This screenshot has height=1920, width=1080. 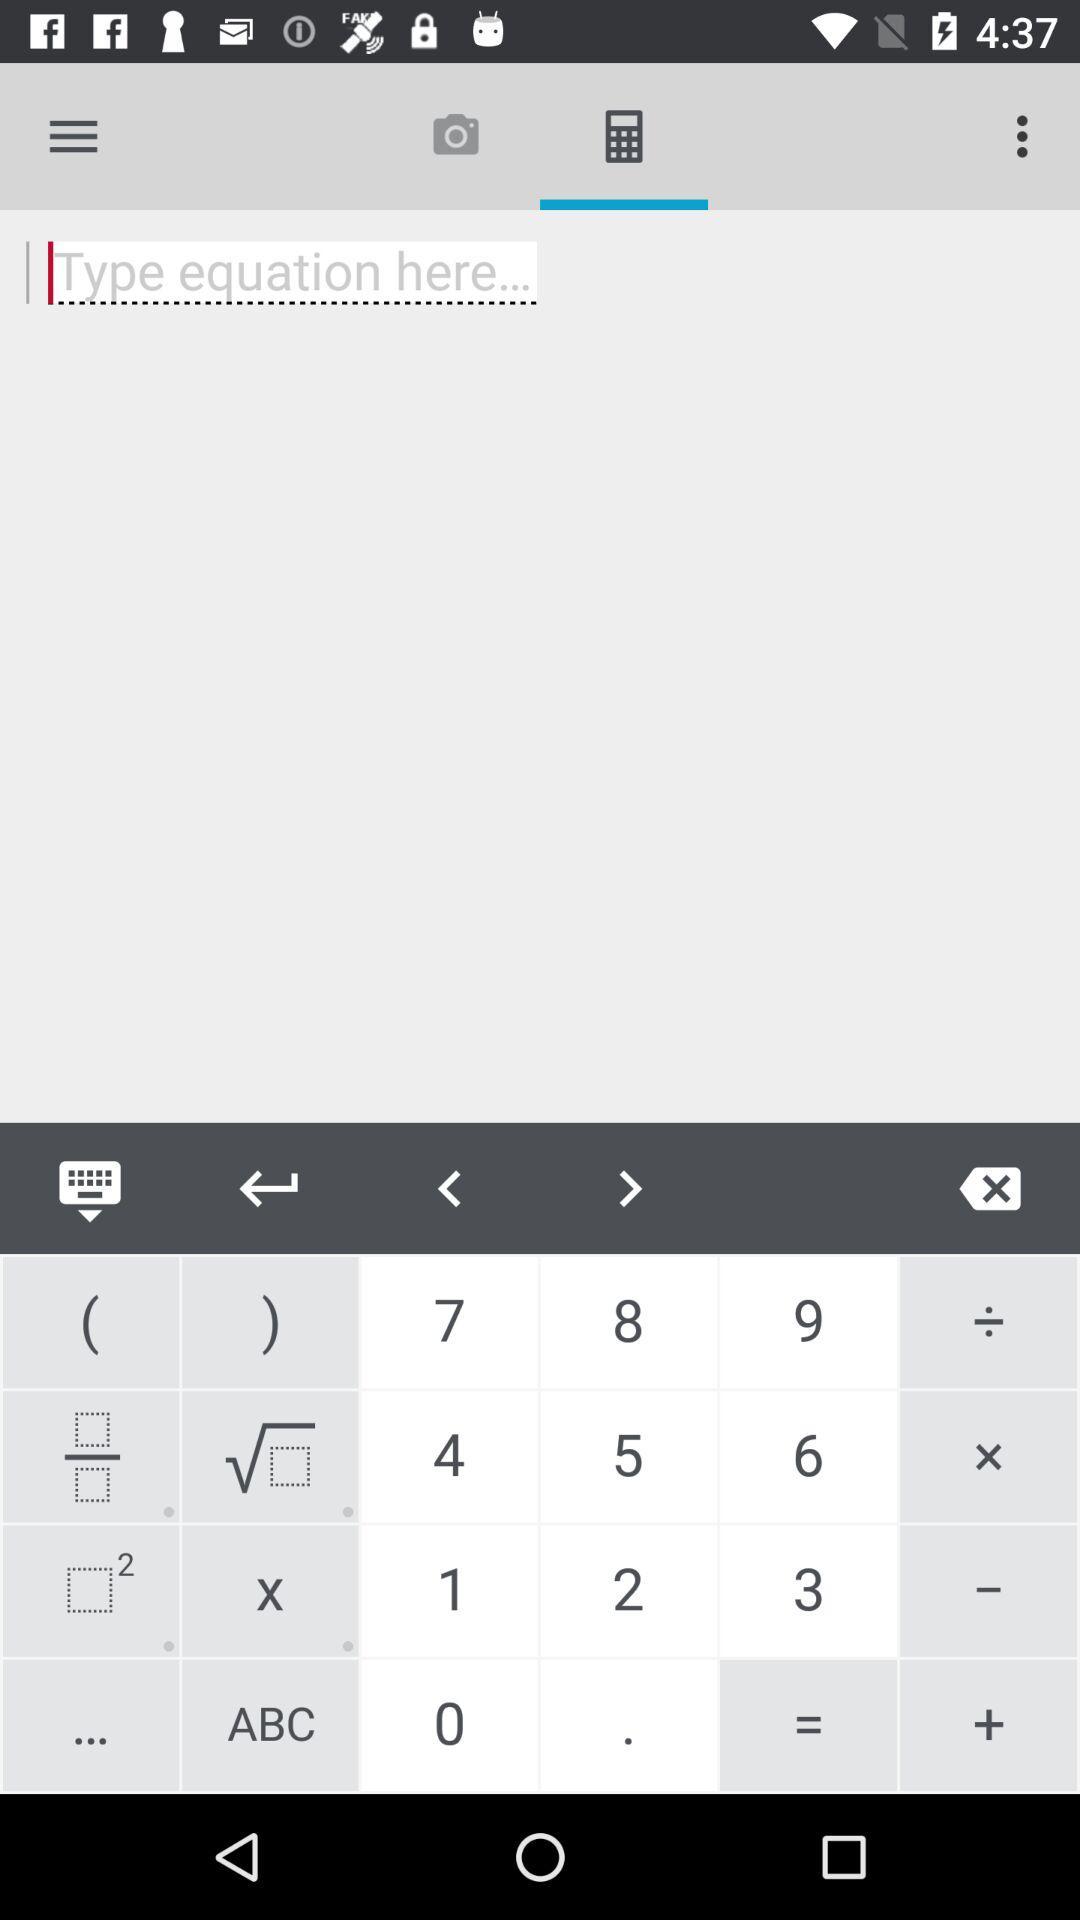 What do you see at coordinates (72, 135) in the screenshot?
I see `open menu` at bounding box center [72, 135].